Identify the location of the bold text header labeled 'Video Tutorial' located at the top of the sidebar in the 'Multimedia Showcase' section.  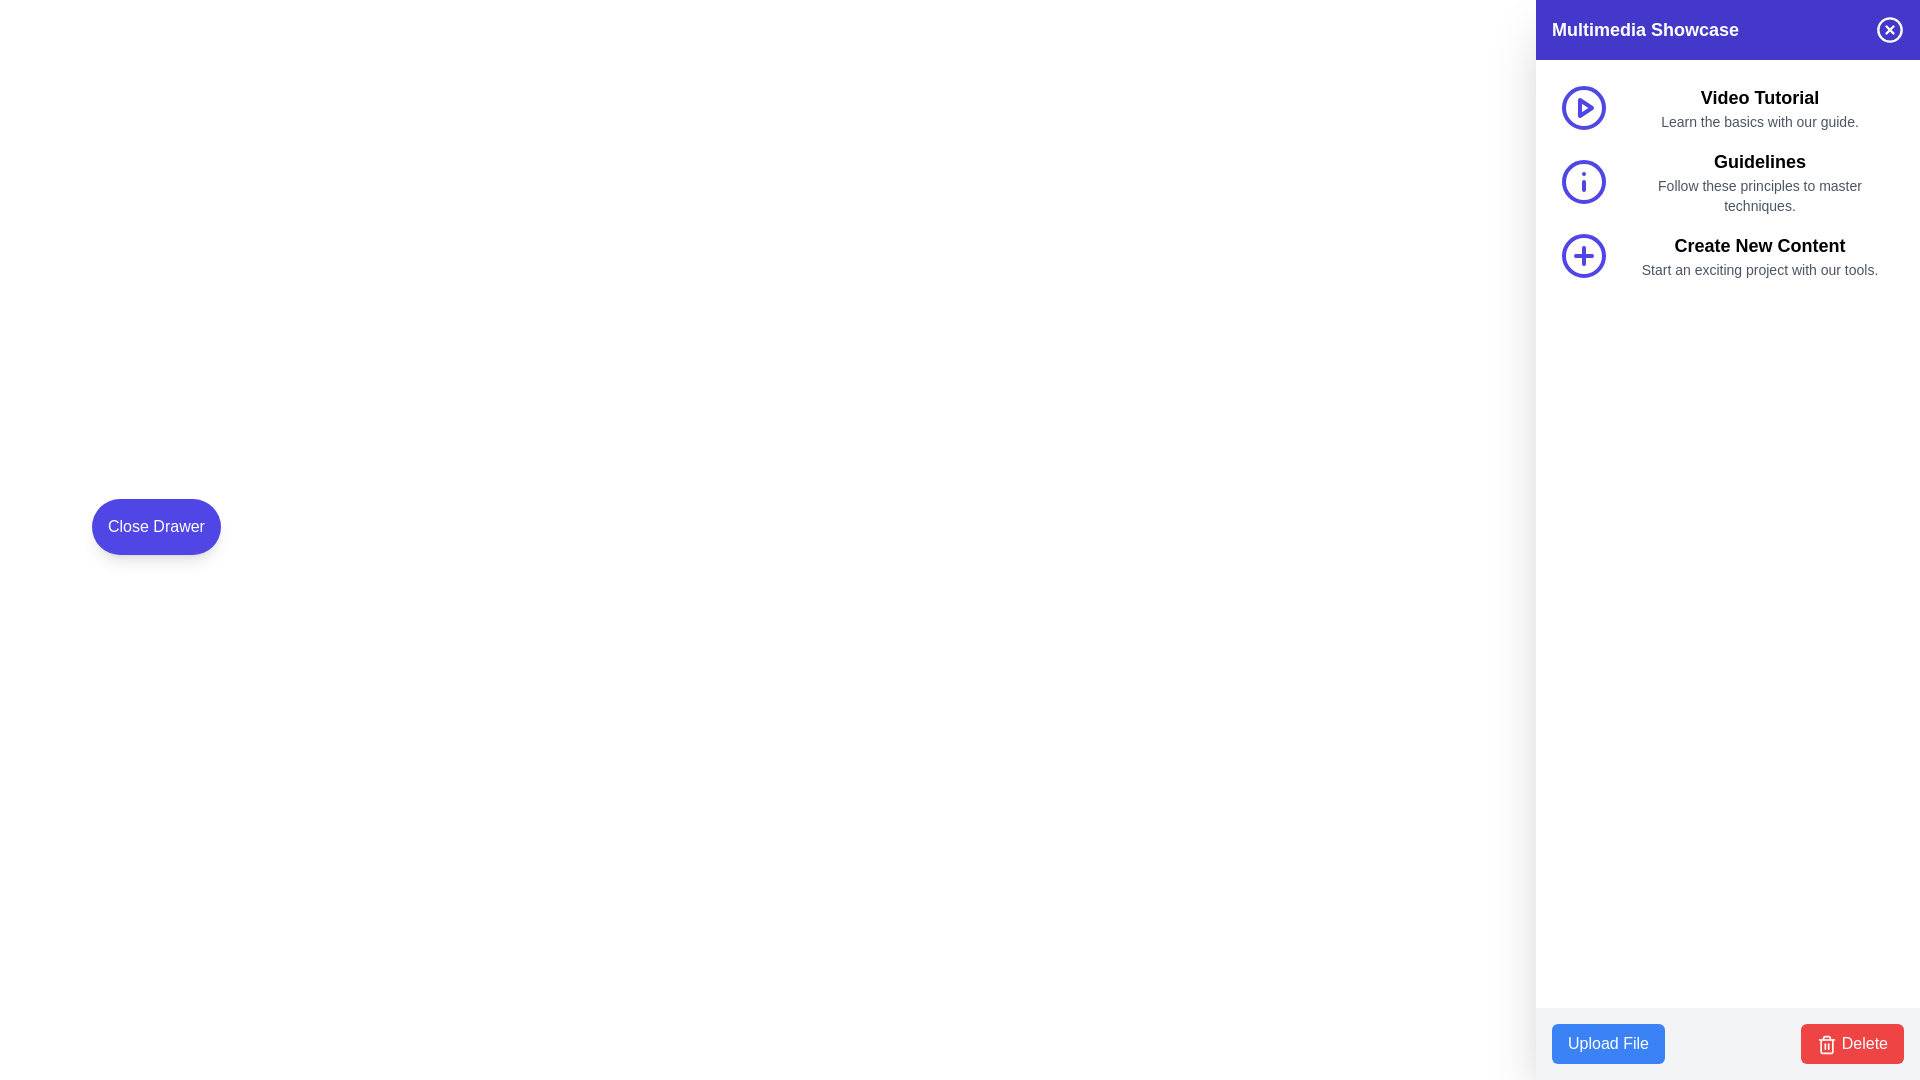
(1760, 97).